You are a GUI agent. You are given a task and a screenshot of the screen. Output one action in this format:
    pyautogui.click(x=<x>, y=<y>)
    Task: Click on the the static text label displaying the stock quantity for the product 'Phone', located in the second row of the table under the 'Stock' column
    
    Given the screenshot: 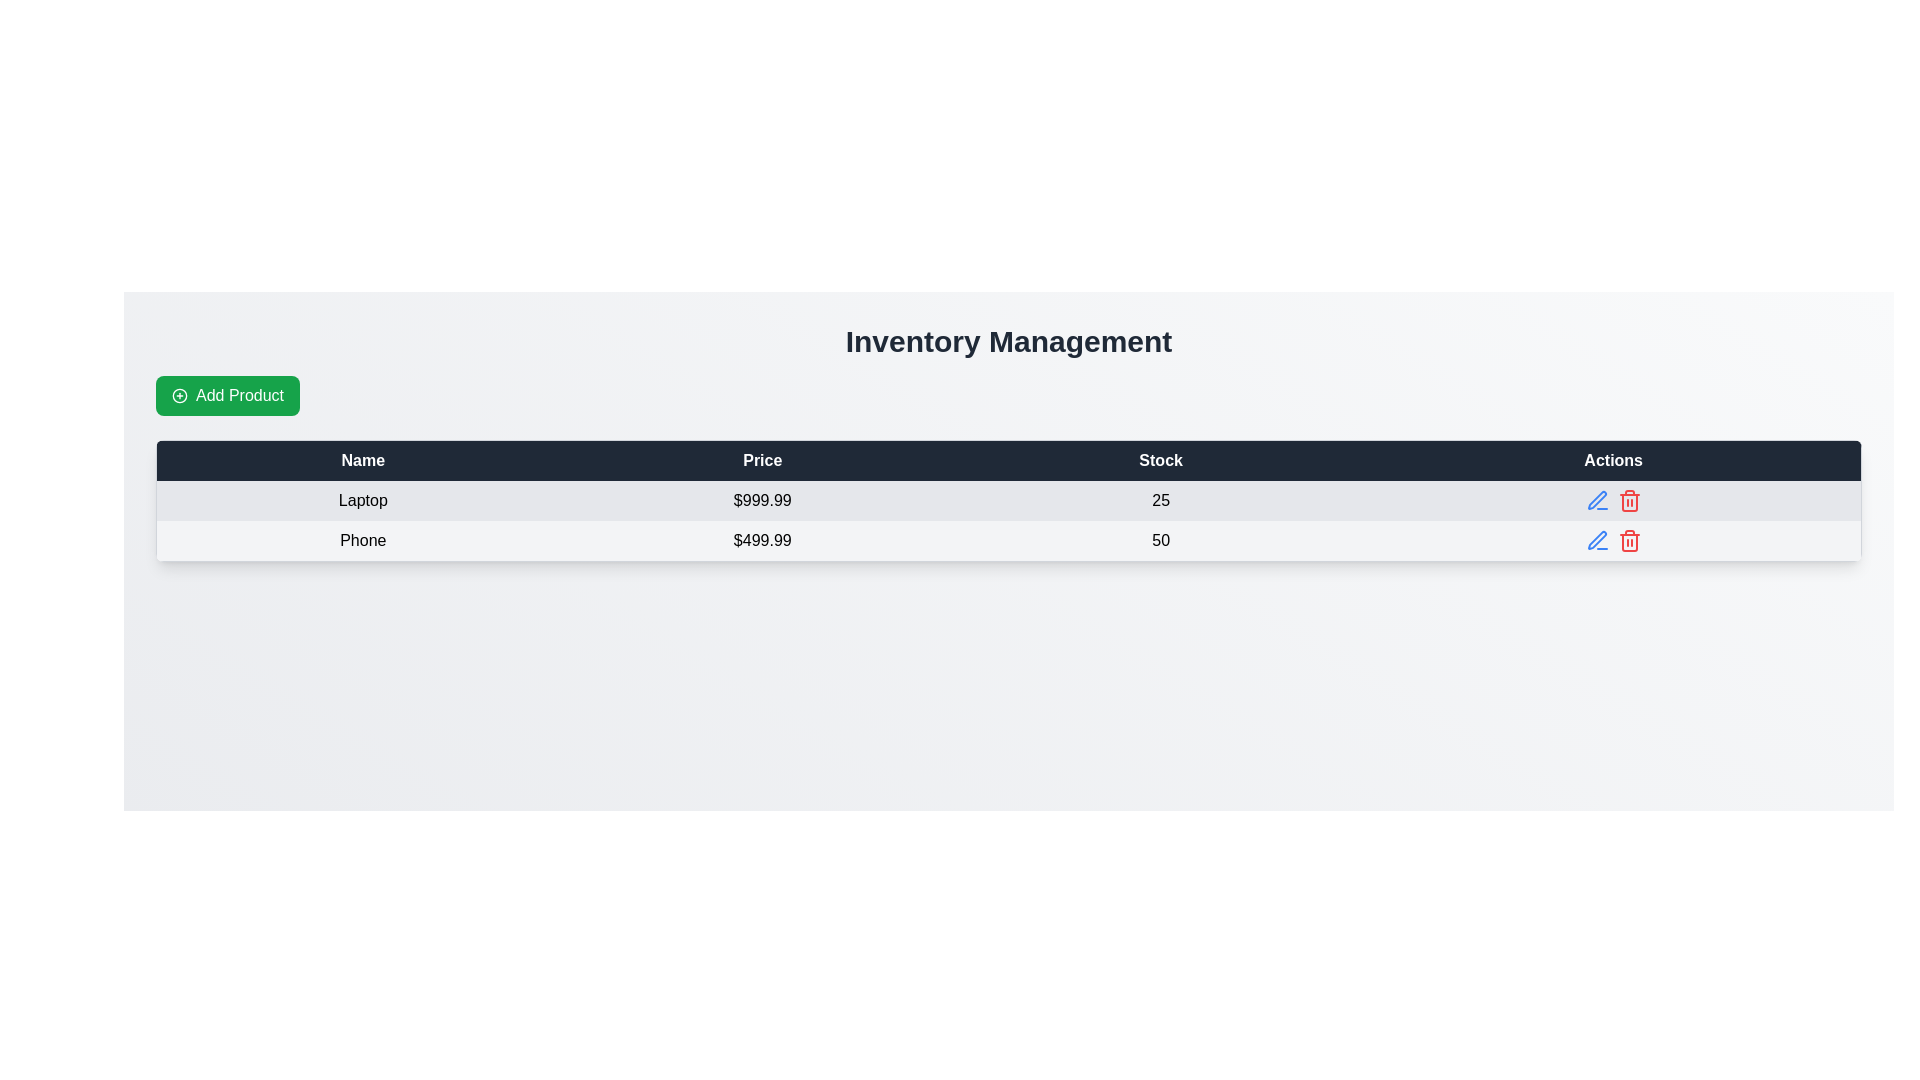 What is the action you would take?
    pyautogui.click(x=1161, y=541)
    